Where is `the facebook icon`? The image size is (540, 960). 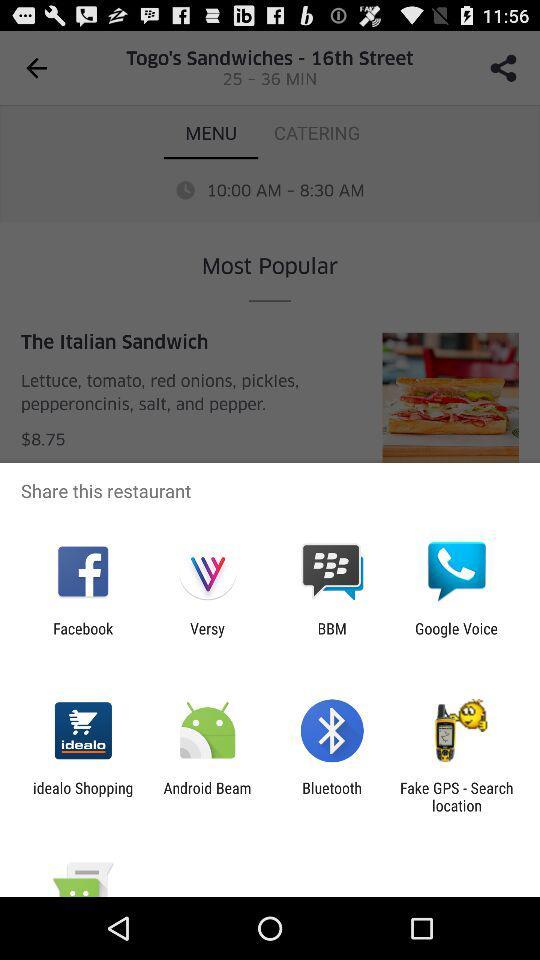 the facebook icon is located at coordinates (82, 636).